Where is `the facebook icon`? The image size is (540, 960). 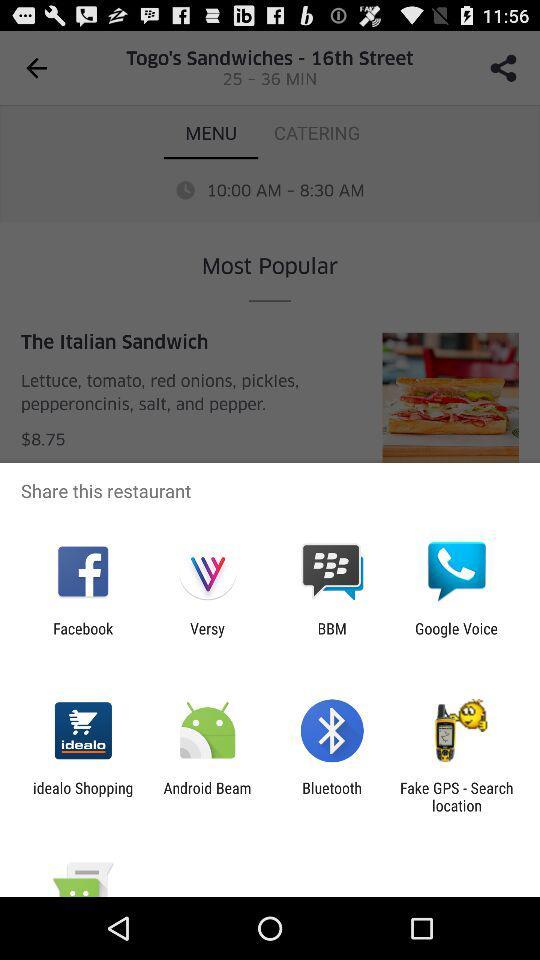 the facebook icon is located at coordinates (82, 636).